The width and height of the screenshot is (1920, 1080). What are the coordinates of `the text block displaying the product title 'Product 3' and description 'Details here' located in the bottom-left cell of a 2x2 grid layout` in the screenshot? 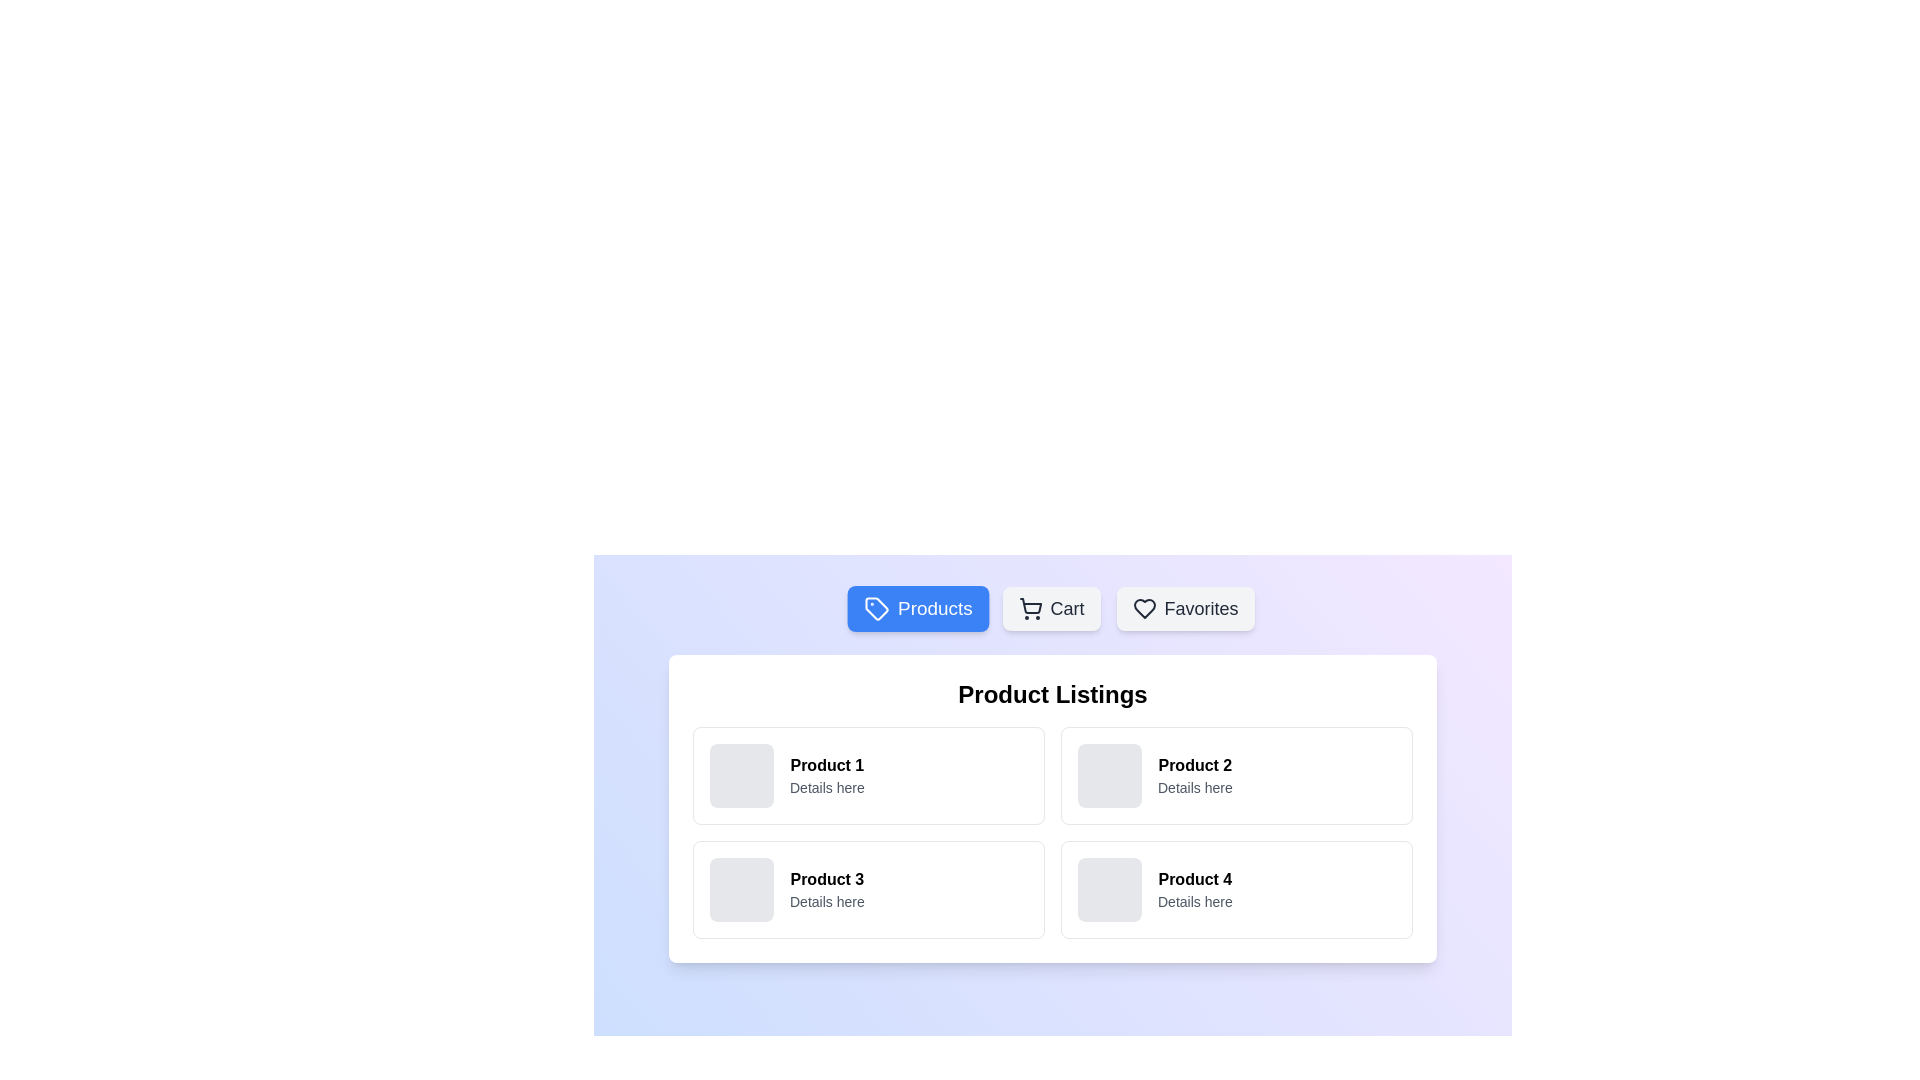 It's located at (827, 889).